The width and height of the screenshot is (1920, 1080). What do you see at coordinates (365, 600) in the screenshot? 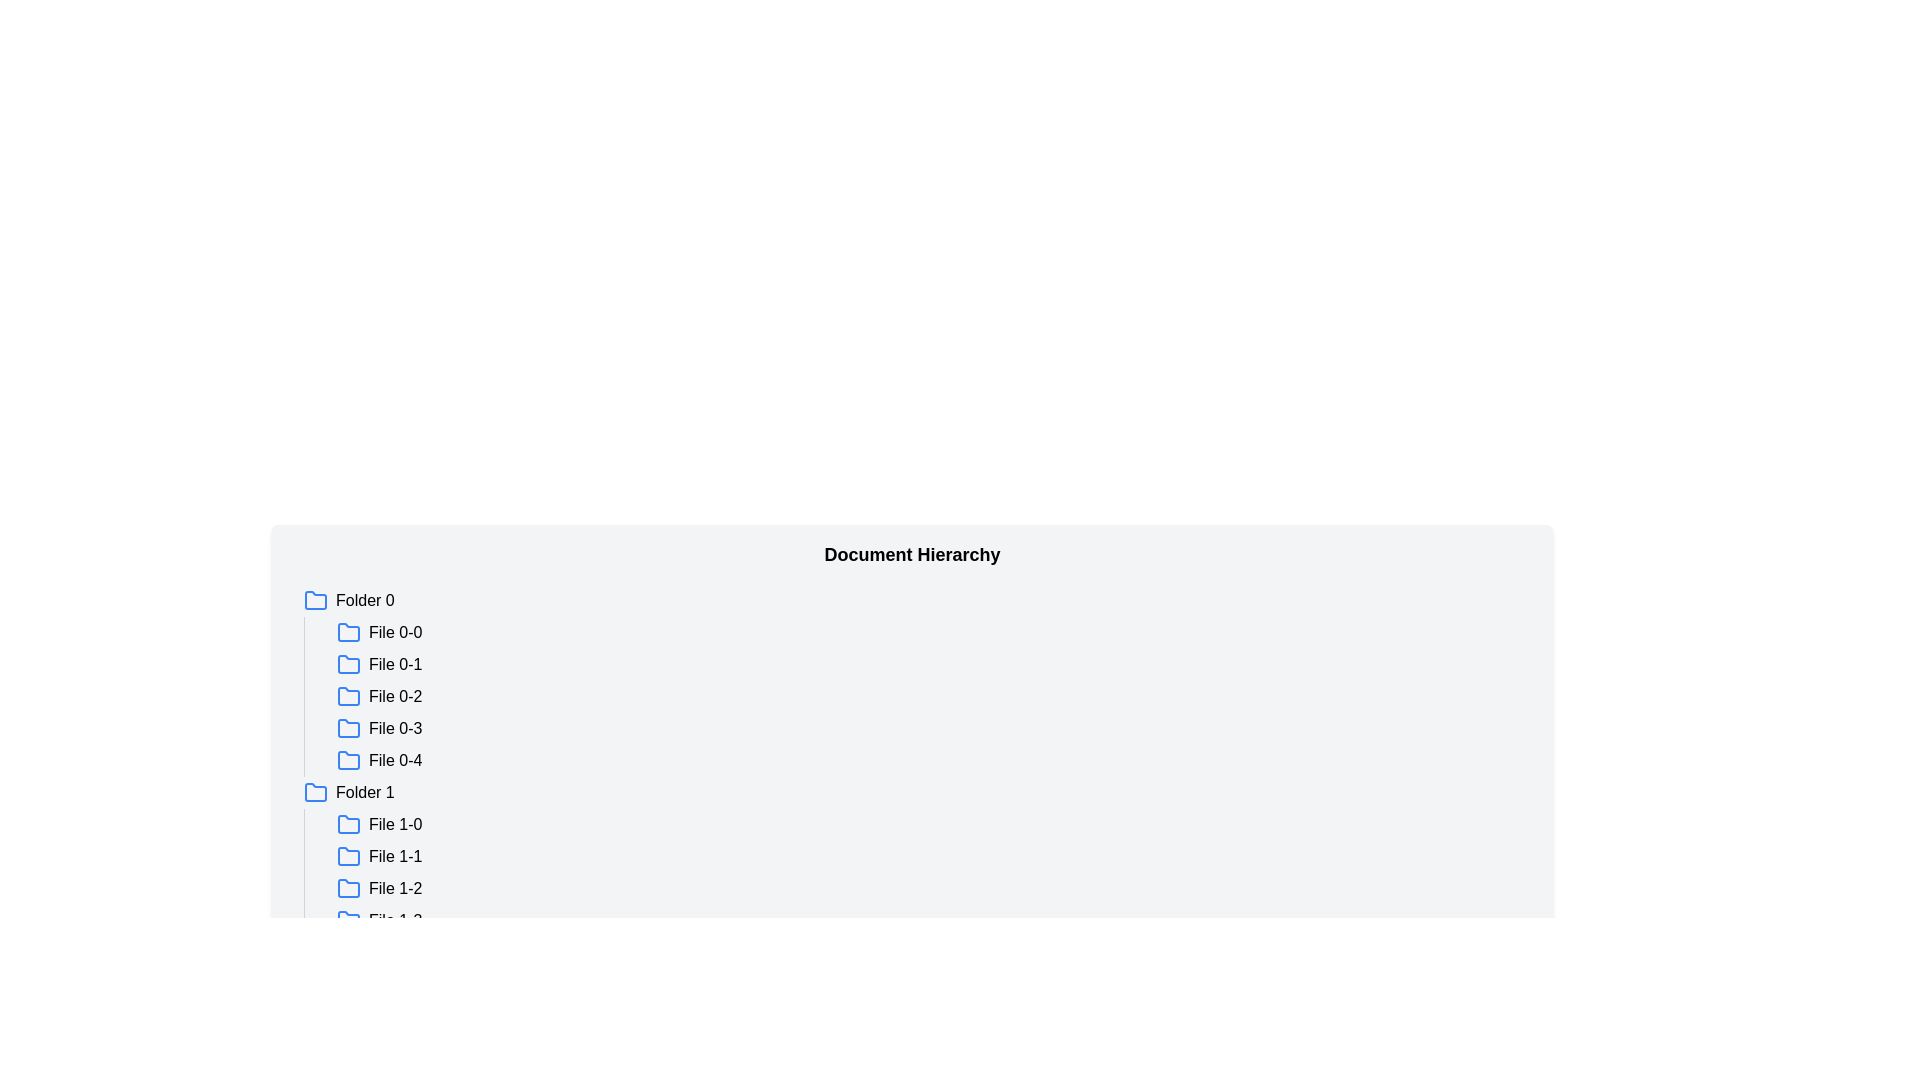
I see `the text label for the folder named 'Folder 0' located in the 'Document Hierarchy' section, which is next to a blue folder icon` at bounding box center [365, 600].